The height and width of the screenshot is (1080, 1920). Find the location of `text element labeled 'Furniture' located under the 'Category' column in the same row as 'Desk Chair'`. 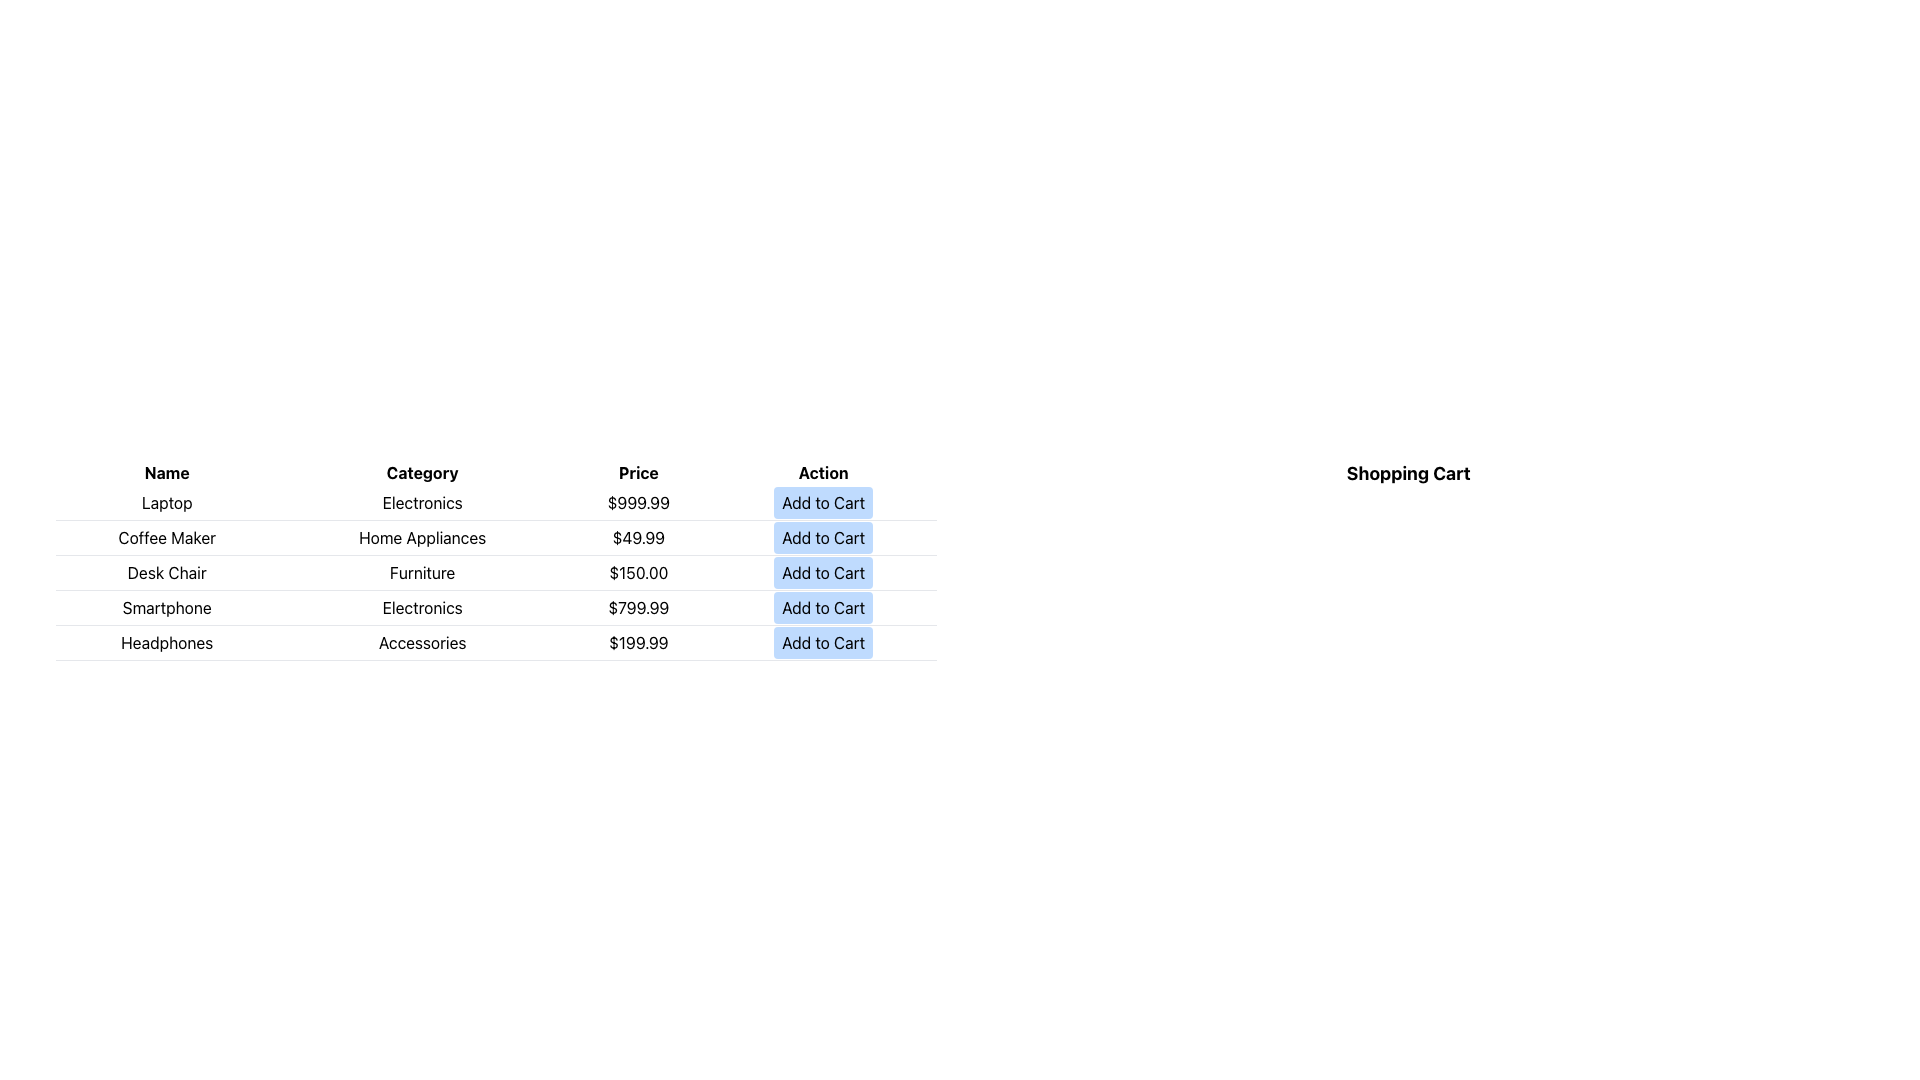

text element labeled 'Furniture' located under the 'Category' column in the same row as 'Desk Chair' is located at coordinates (421, 573).